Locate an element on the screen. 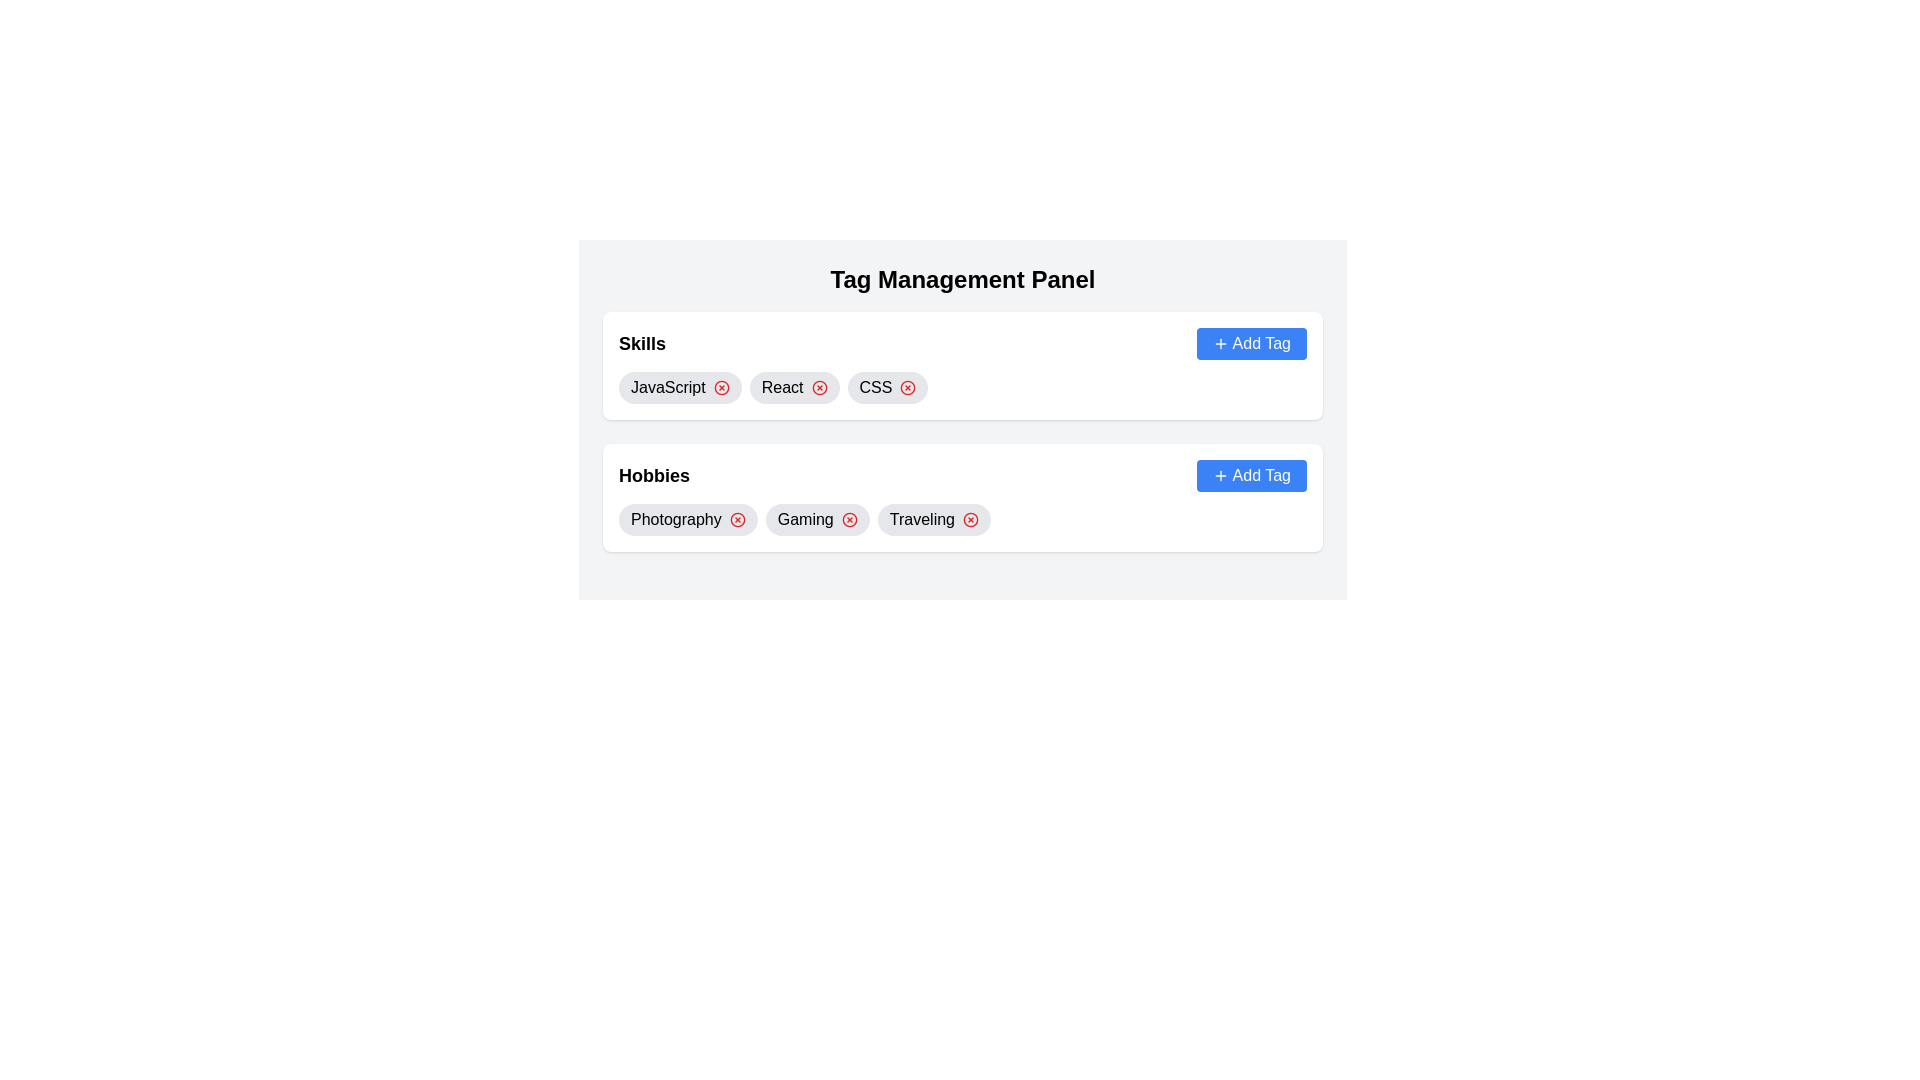 The width and height of the screenshot is (1920, 1080). the button located to the right of the 'React' tag in the 'Skills' section is located at coordinates (819, 388).